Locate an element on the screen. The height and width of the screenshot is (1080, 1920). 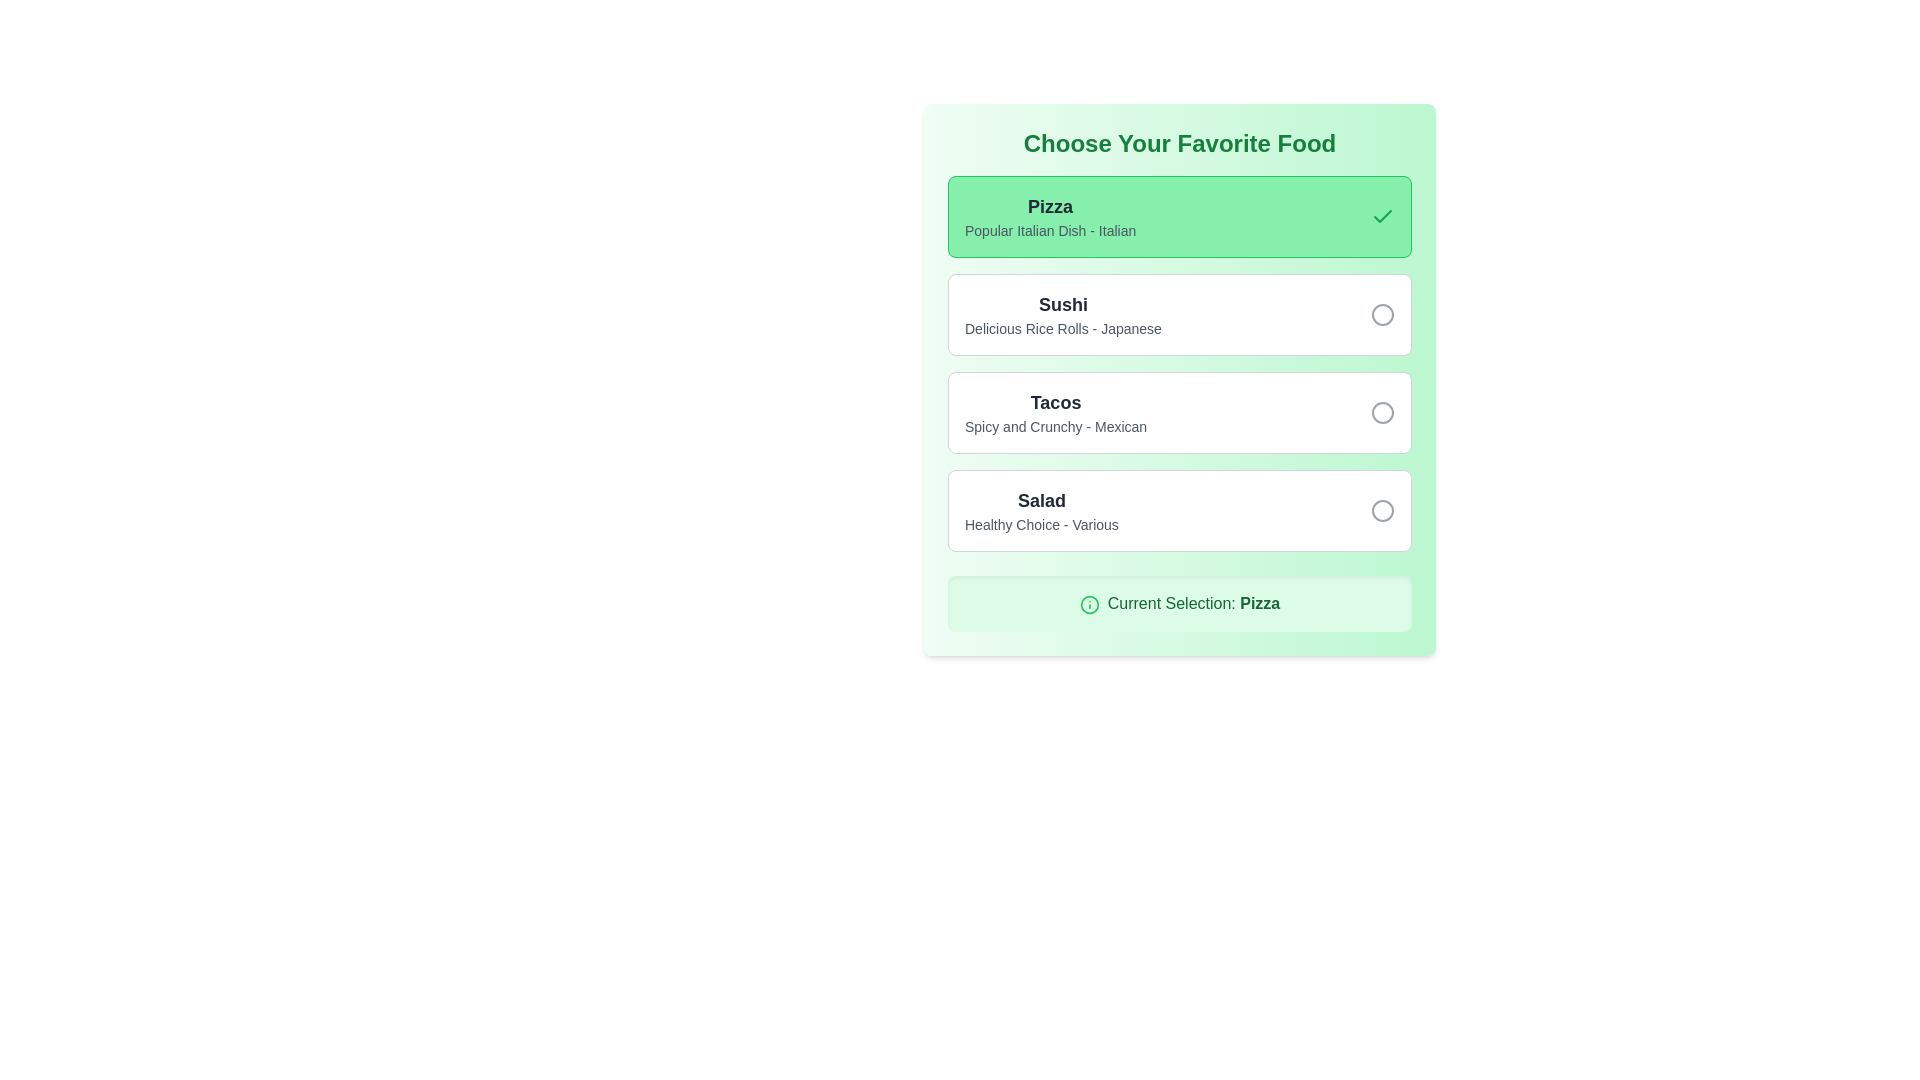
the last item in the vertical radio-style list representing the choice for 'Salad' to activate hover effects is located at coordinates (1180, 509).